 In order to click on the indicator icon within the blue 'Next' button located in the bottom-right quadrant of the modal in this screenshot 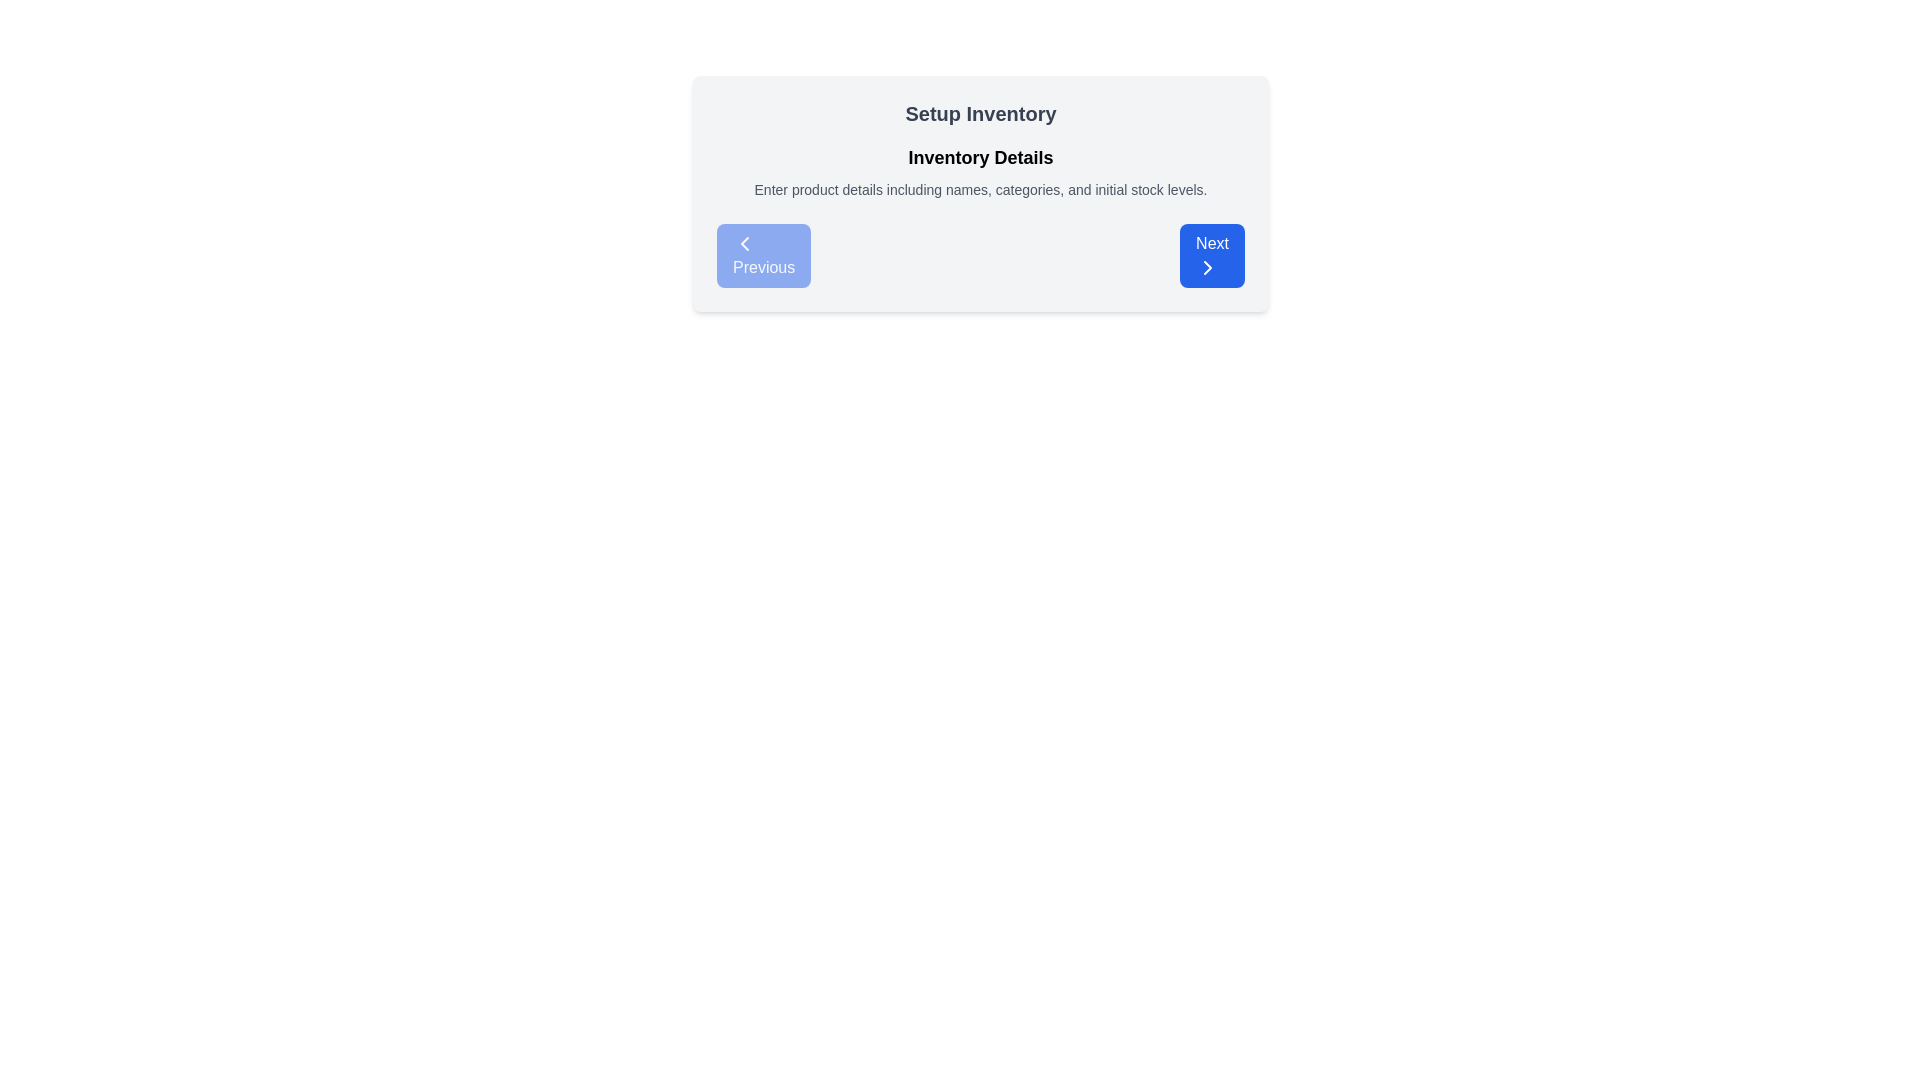, I will do `click(1207, 266)`.